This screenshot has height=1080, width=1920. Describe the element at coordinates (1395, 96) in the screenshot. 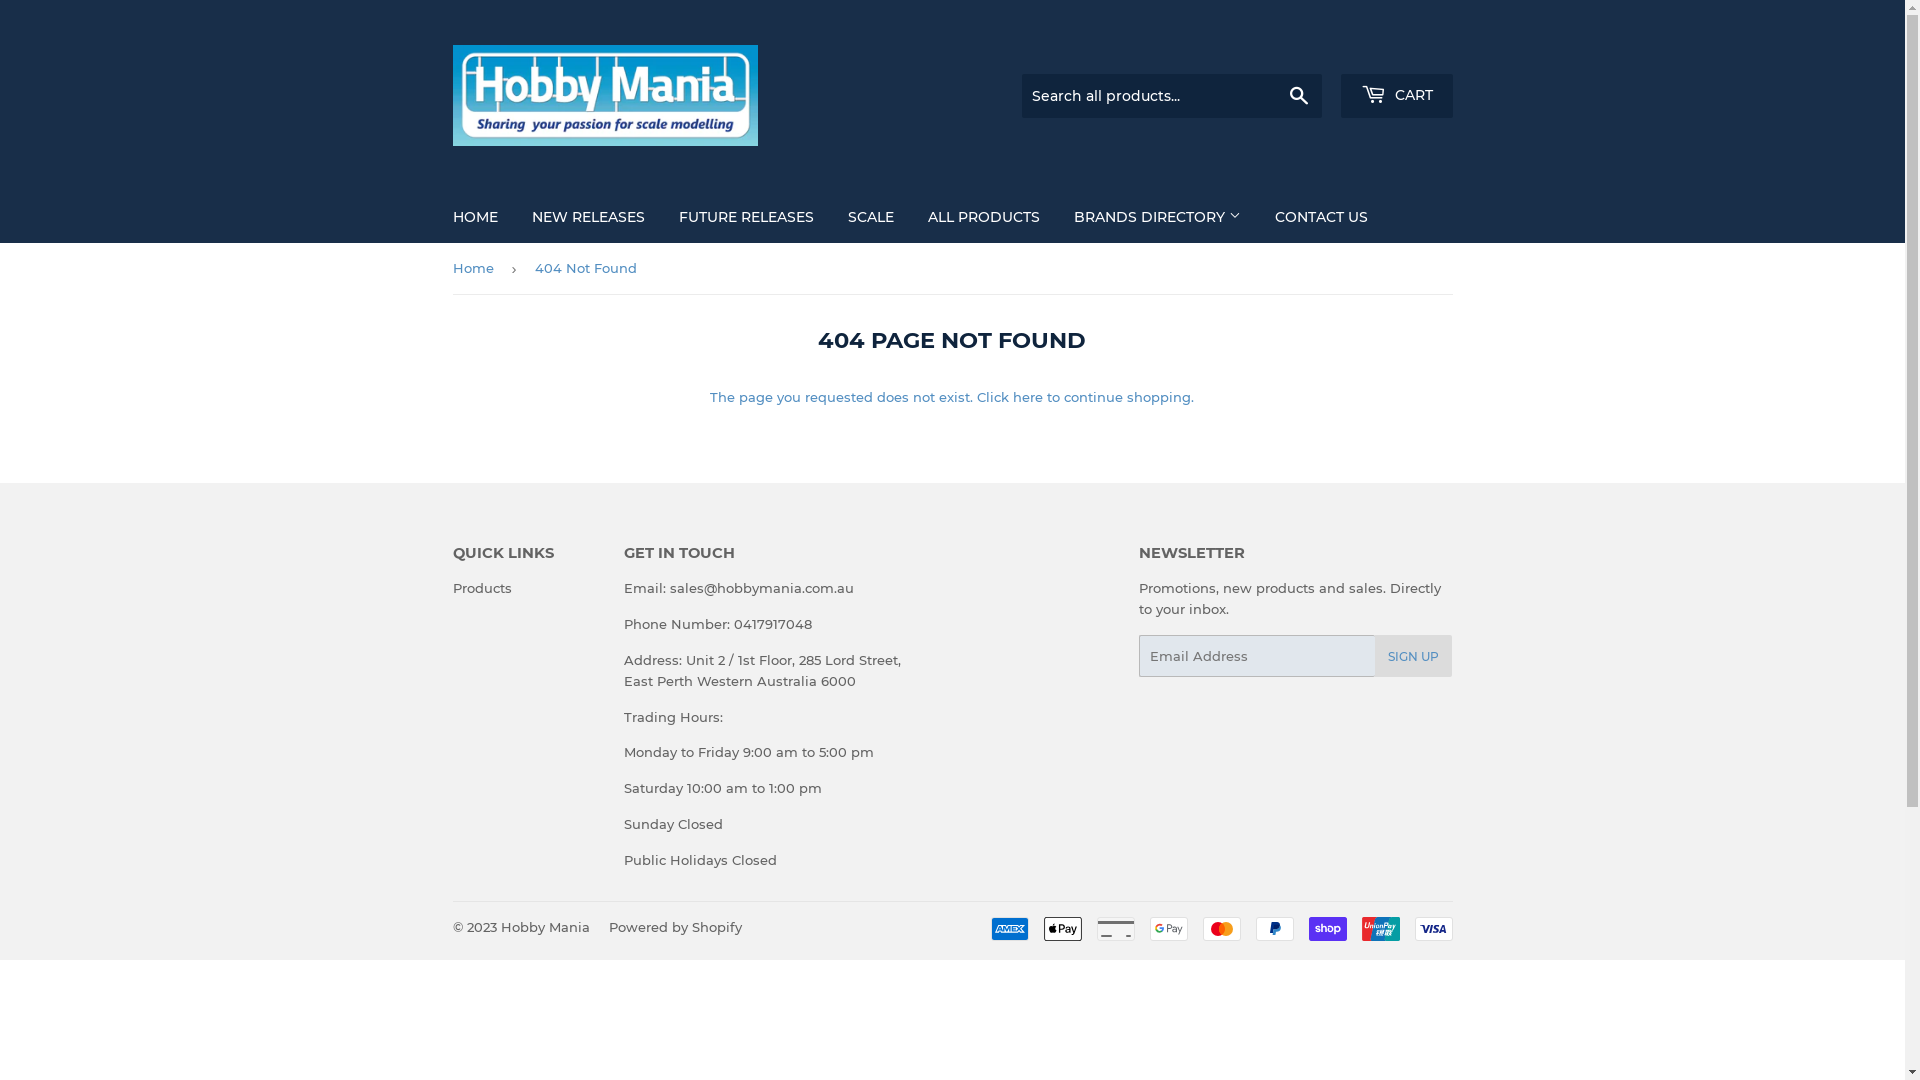

I see `'CART'` at that location.